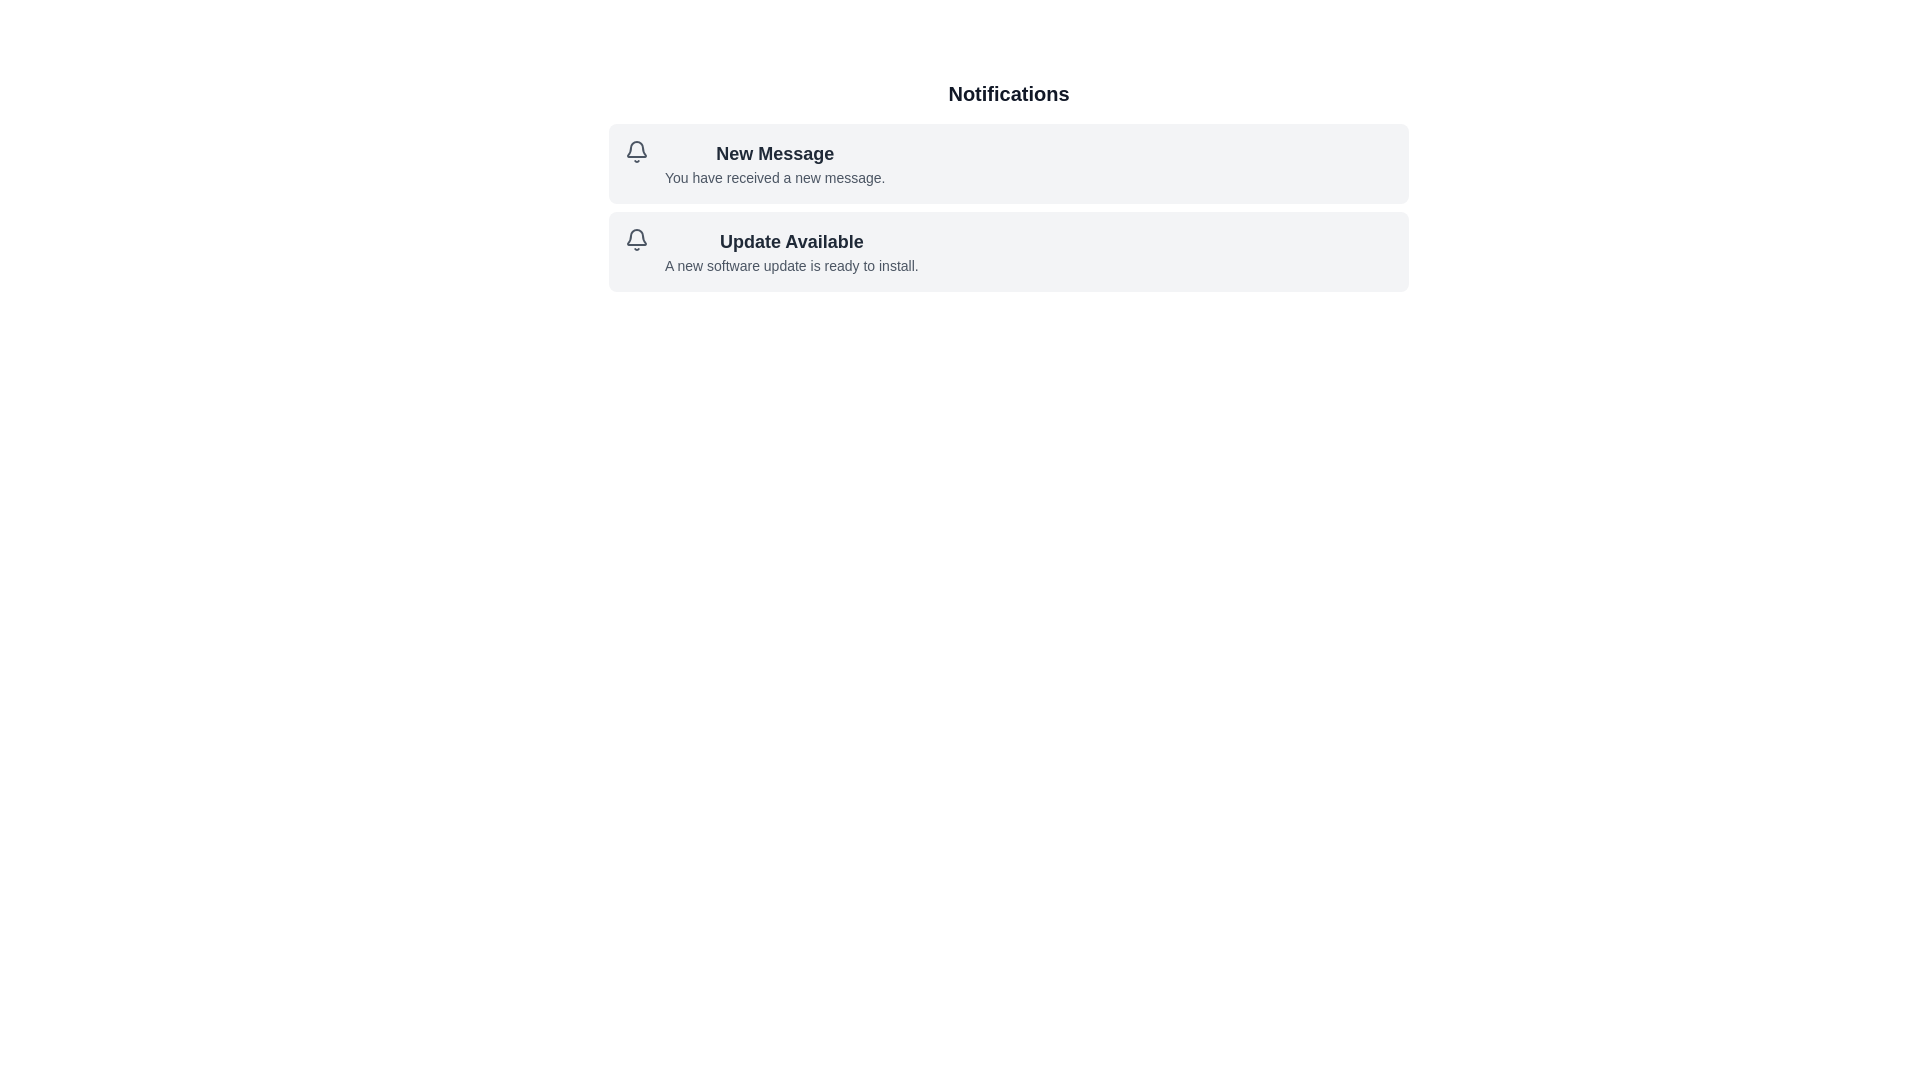  Describe the element at coordinates (774, 176) in the screenshot. I see `the text label displaying 'You have received a new message.' located below the 'New Message' title in the notifications section` at that location.